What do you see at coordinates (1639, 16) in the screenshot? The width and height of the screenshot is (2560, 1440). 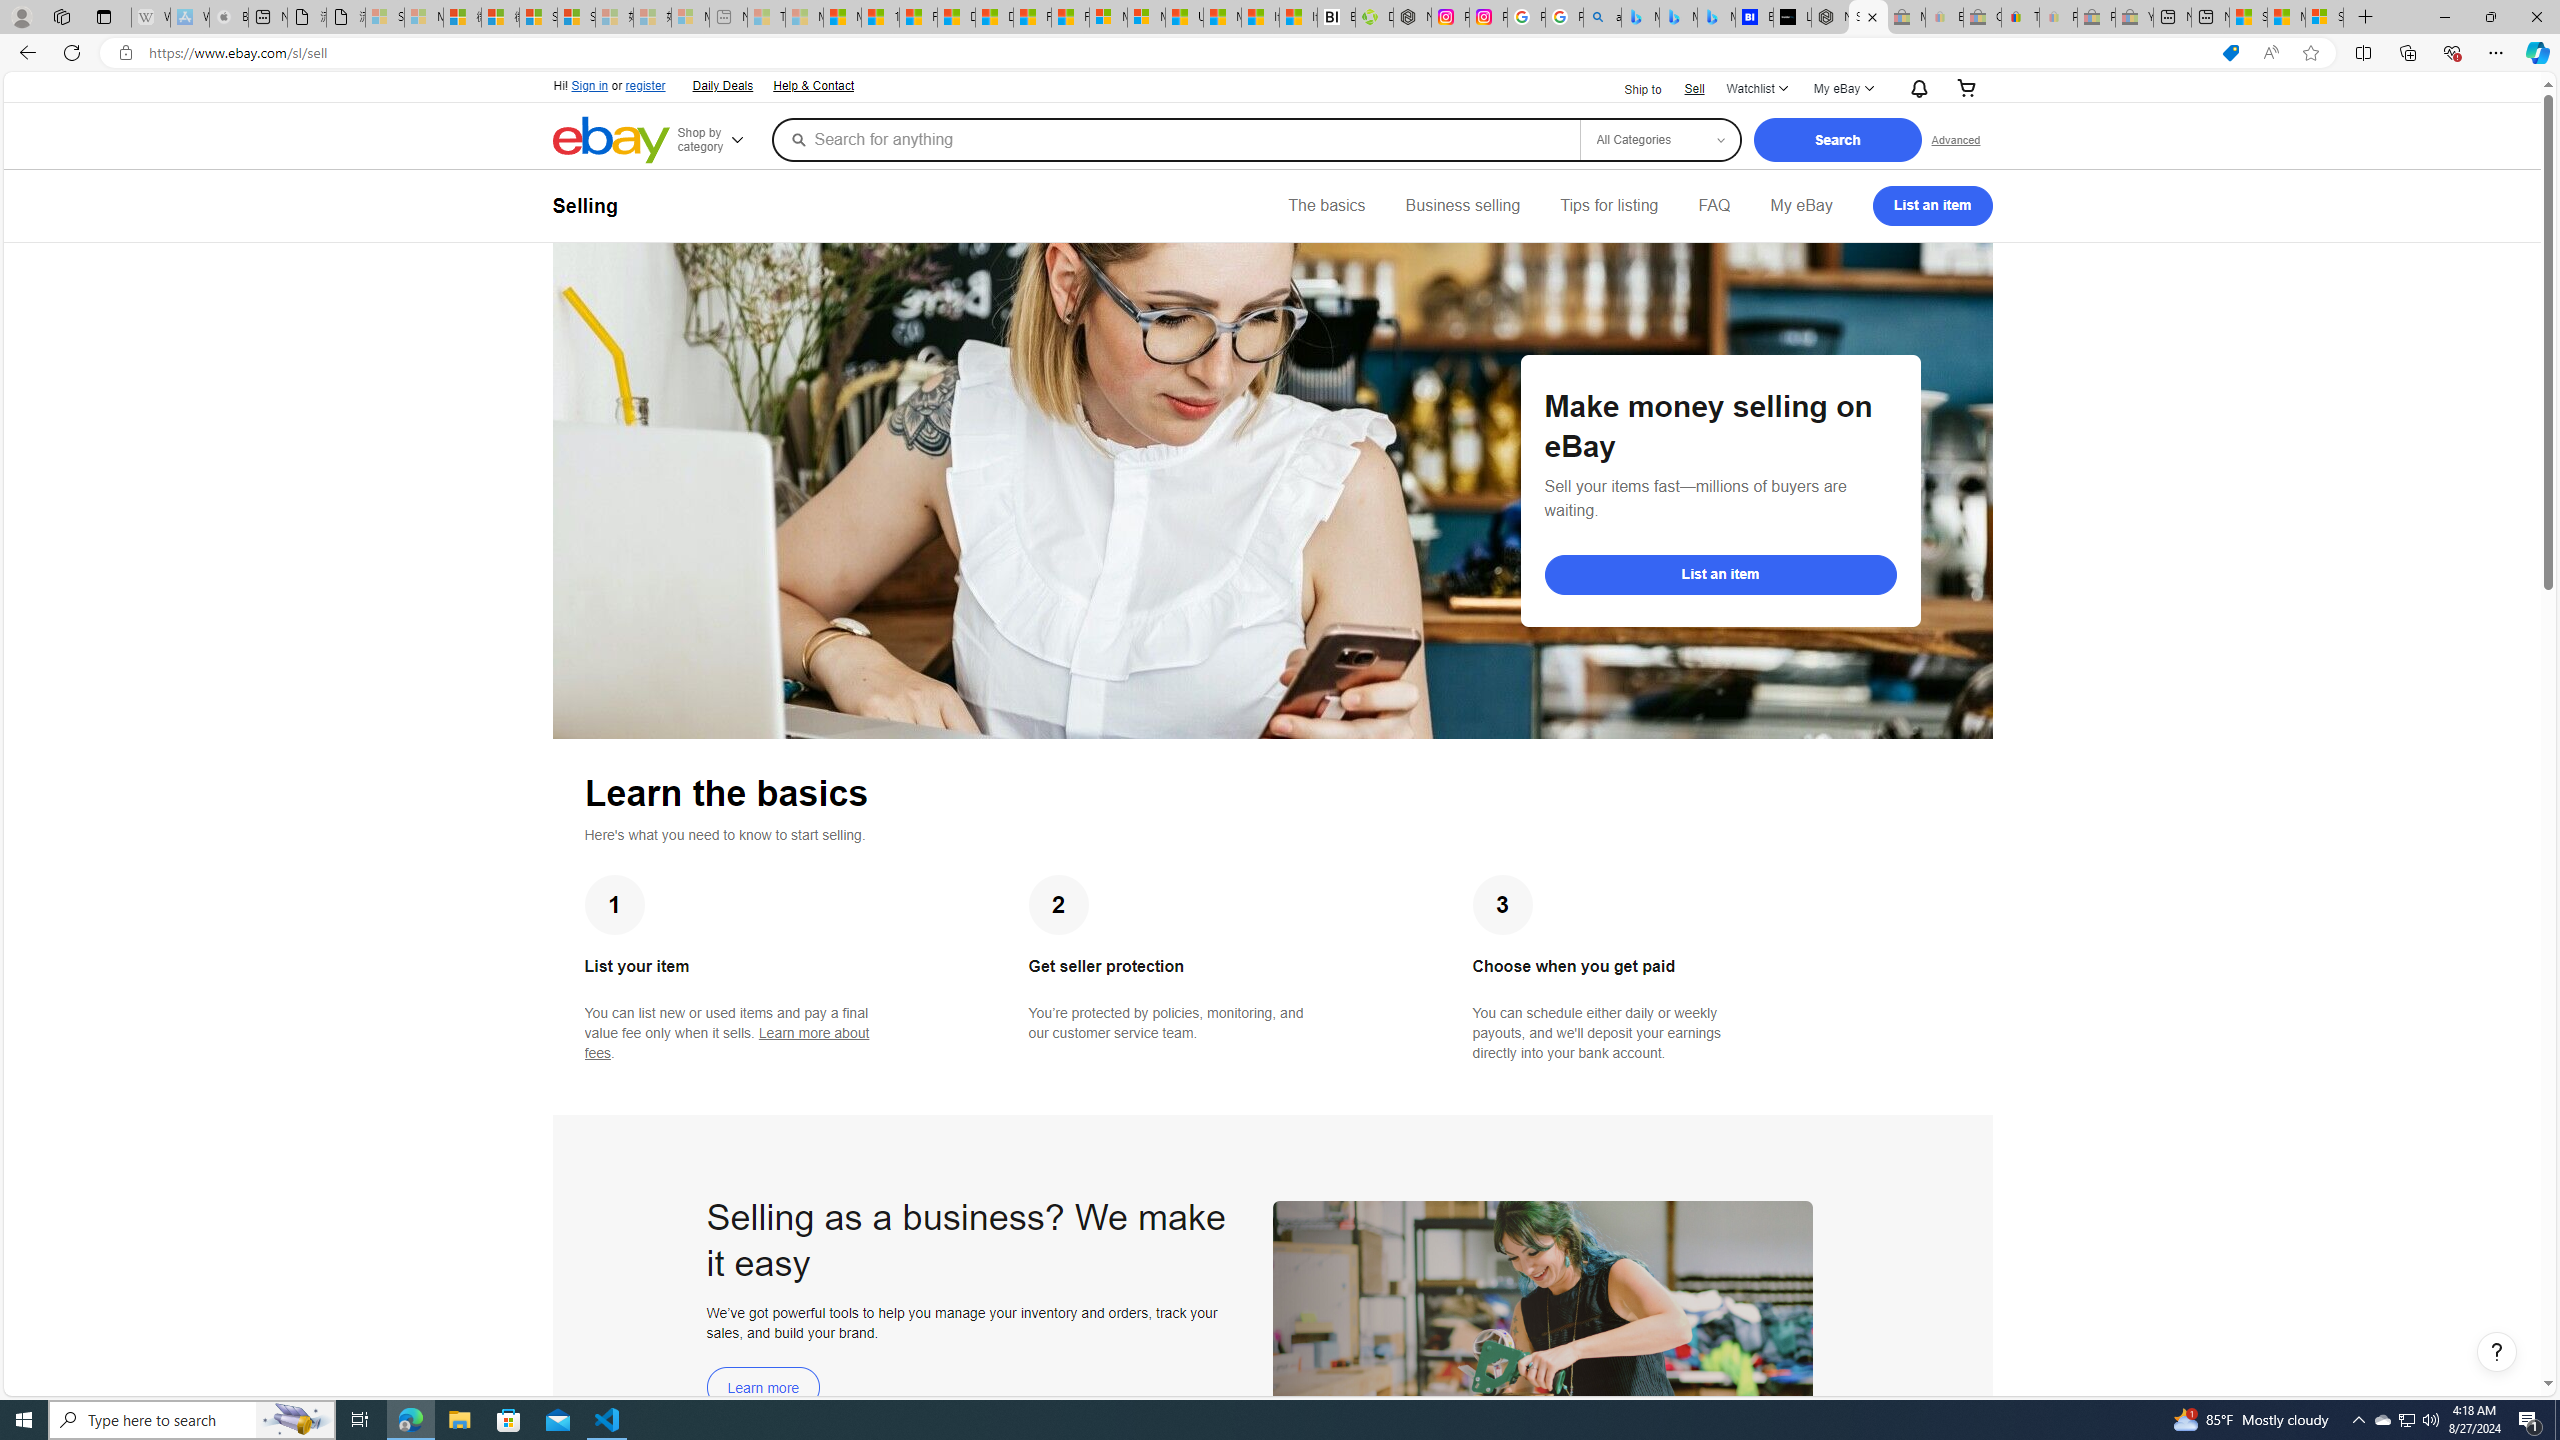 I see `'Microsoft Bing Travel - Flights from Hong Kong to Bangkok'` at bounding box center [1639, 16].